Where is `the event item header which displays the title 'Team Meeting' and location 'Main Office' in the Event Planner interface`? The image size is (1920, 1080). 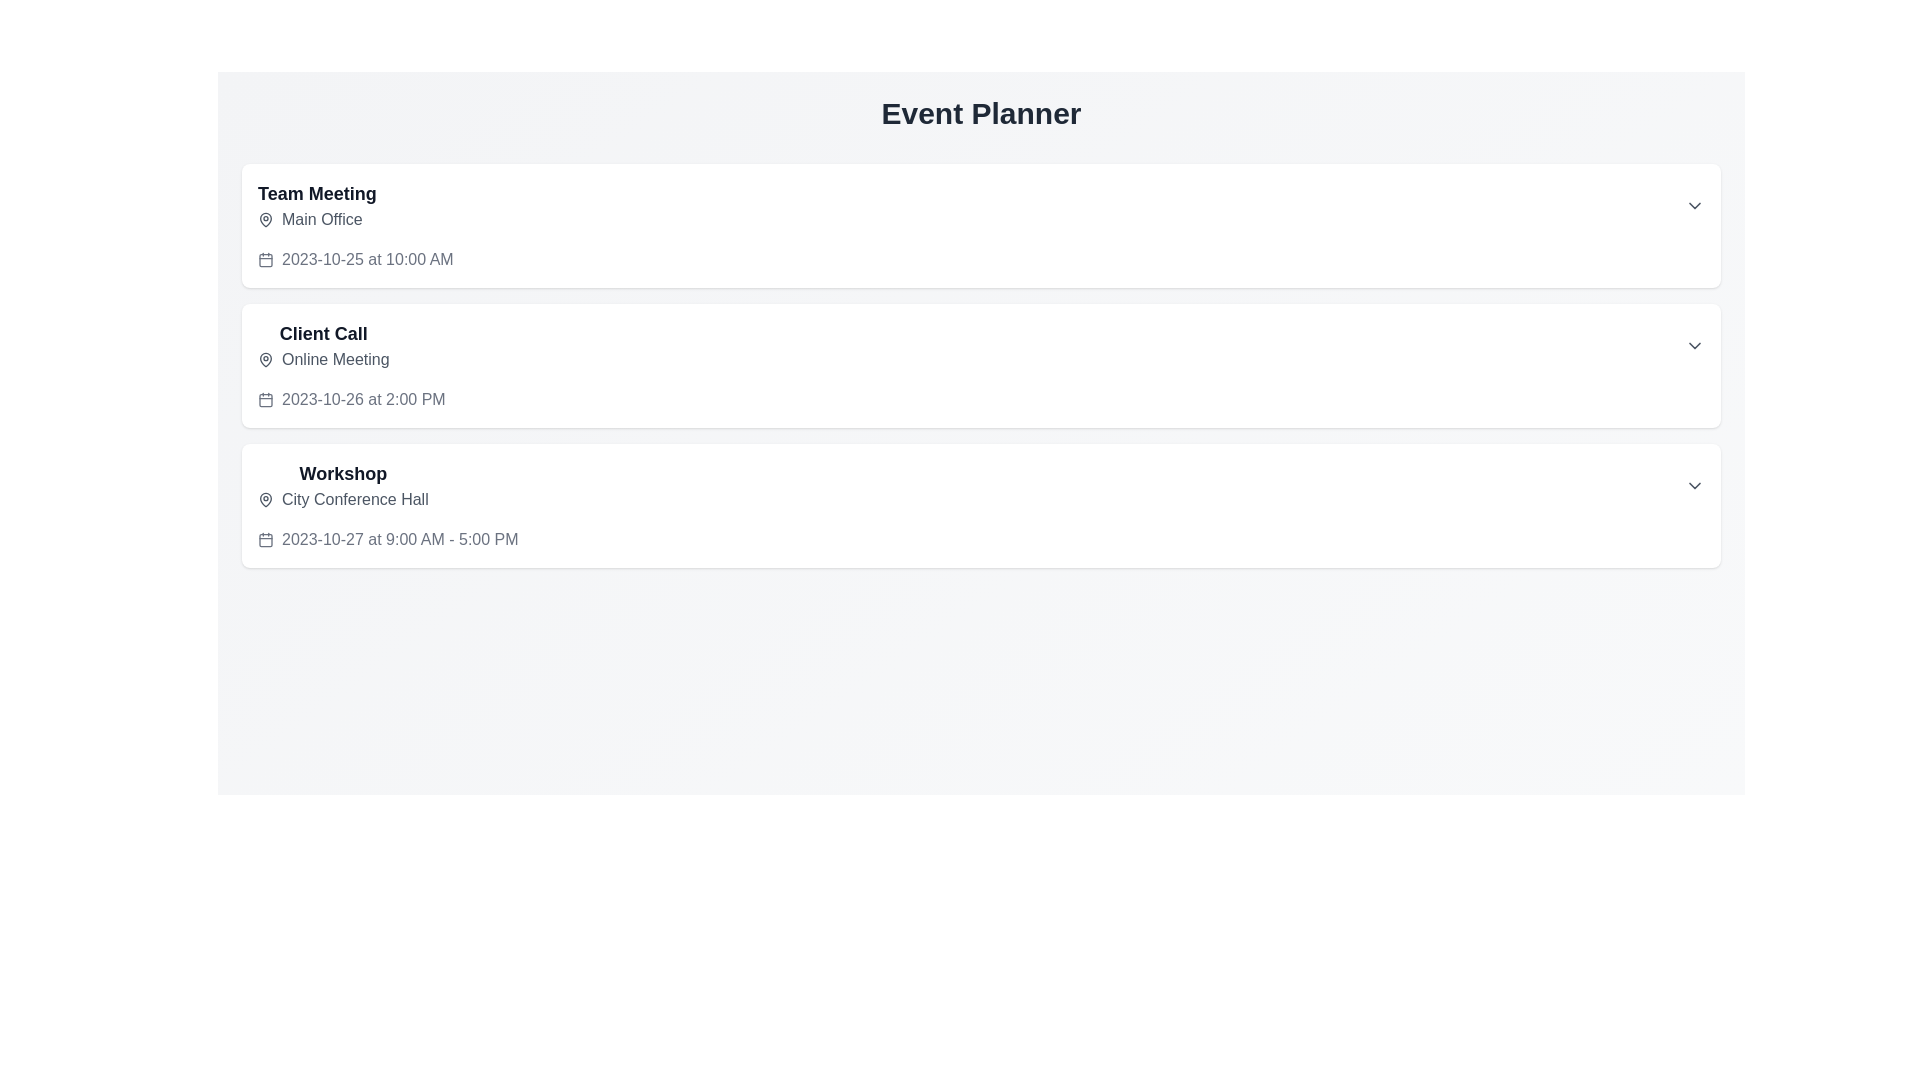 the event item header which displays the title 'Team Meeting' and location 'Main Office' in the Event Planner interface is located at coordinates (316, 205).